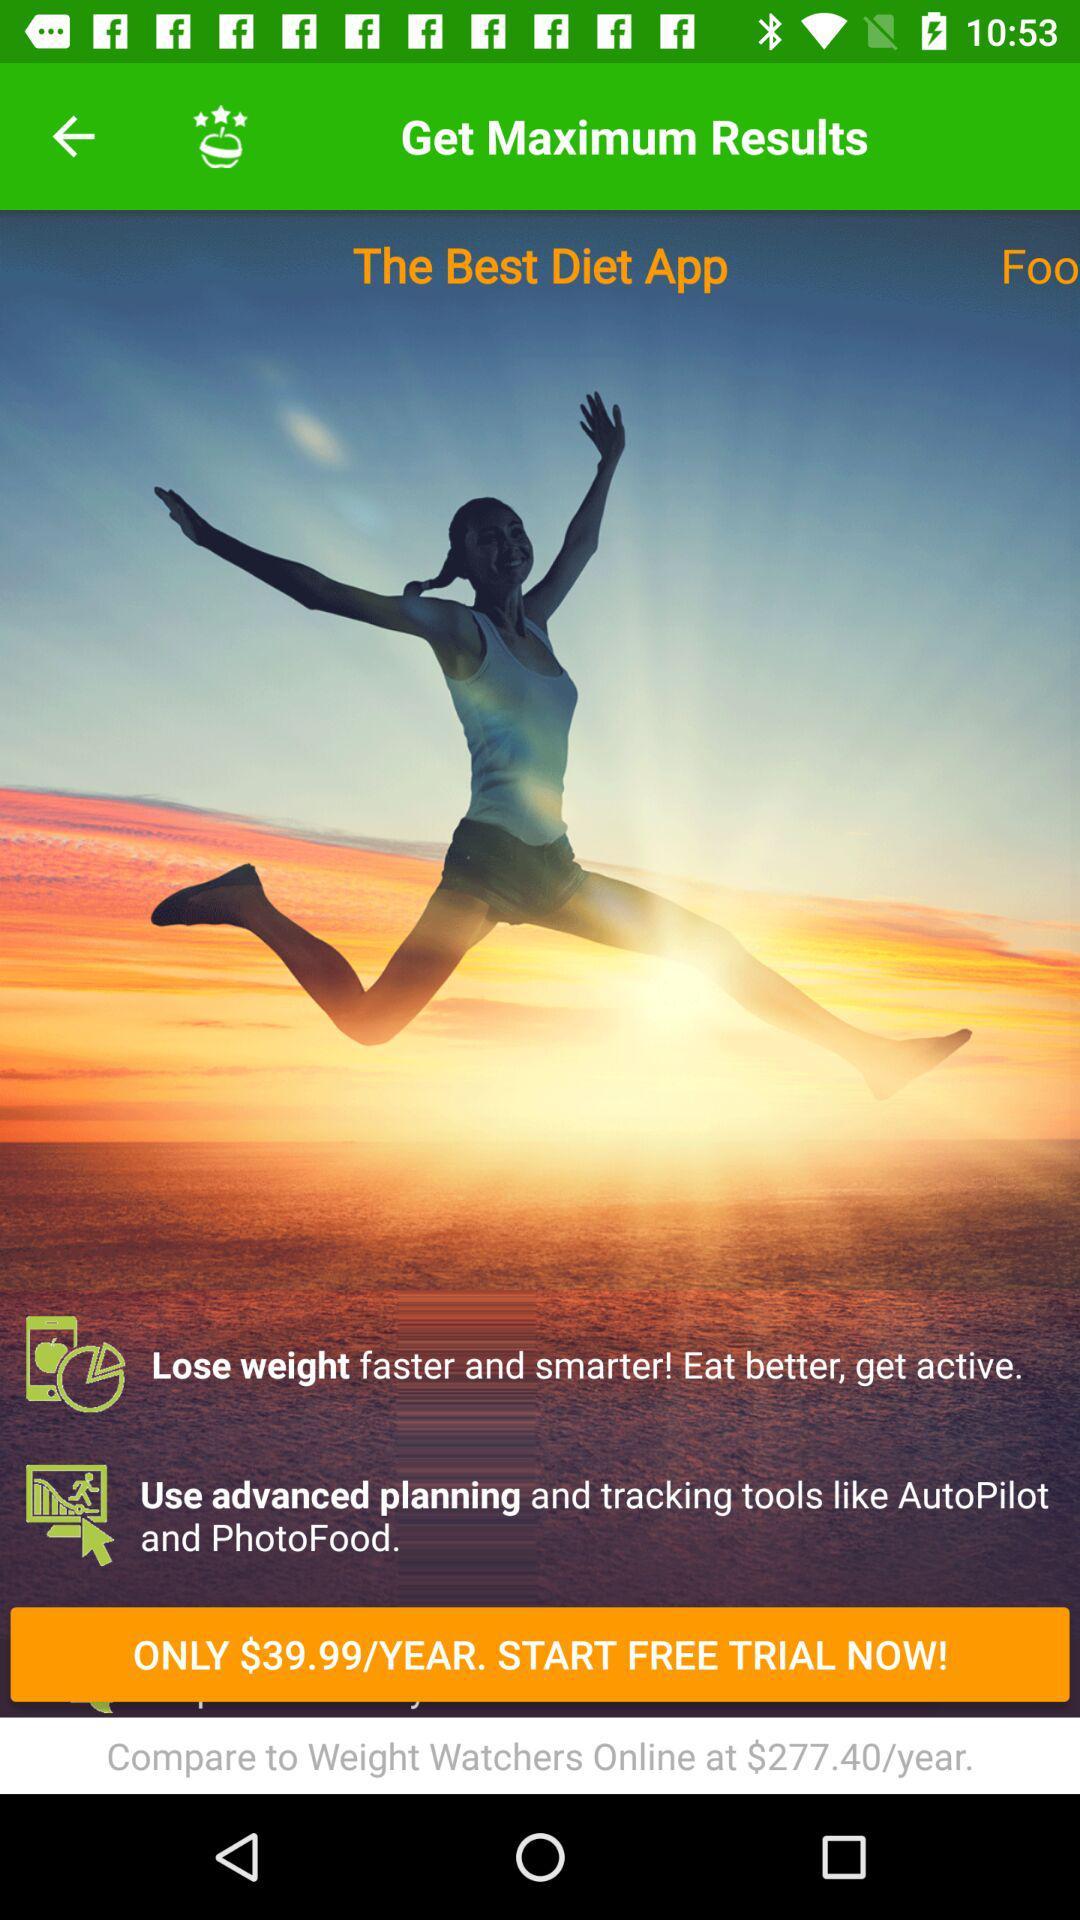  What do you see at coordinates (540, 1665) in the screenshot?
I see `the icon above link your diary item` at bounding box center [540, 1665].